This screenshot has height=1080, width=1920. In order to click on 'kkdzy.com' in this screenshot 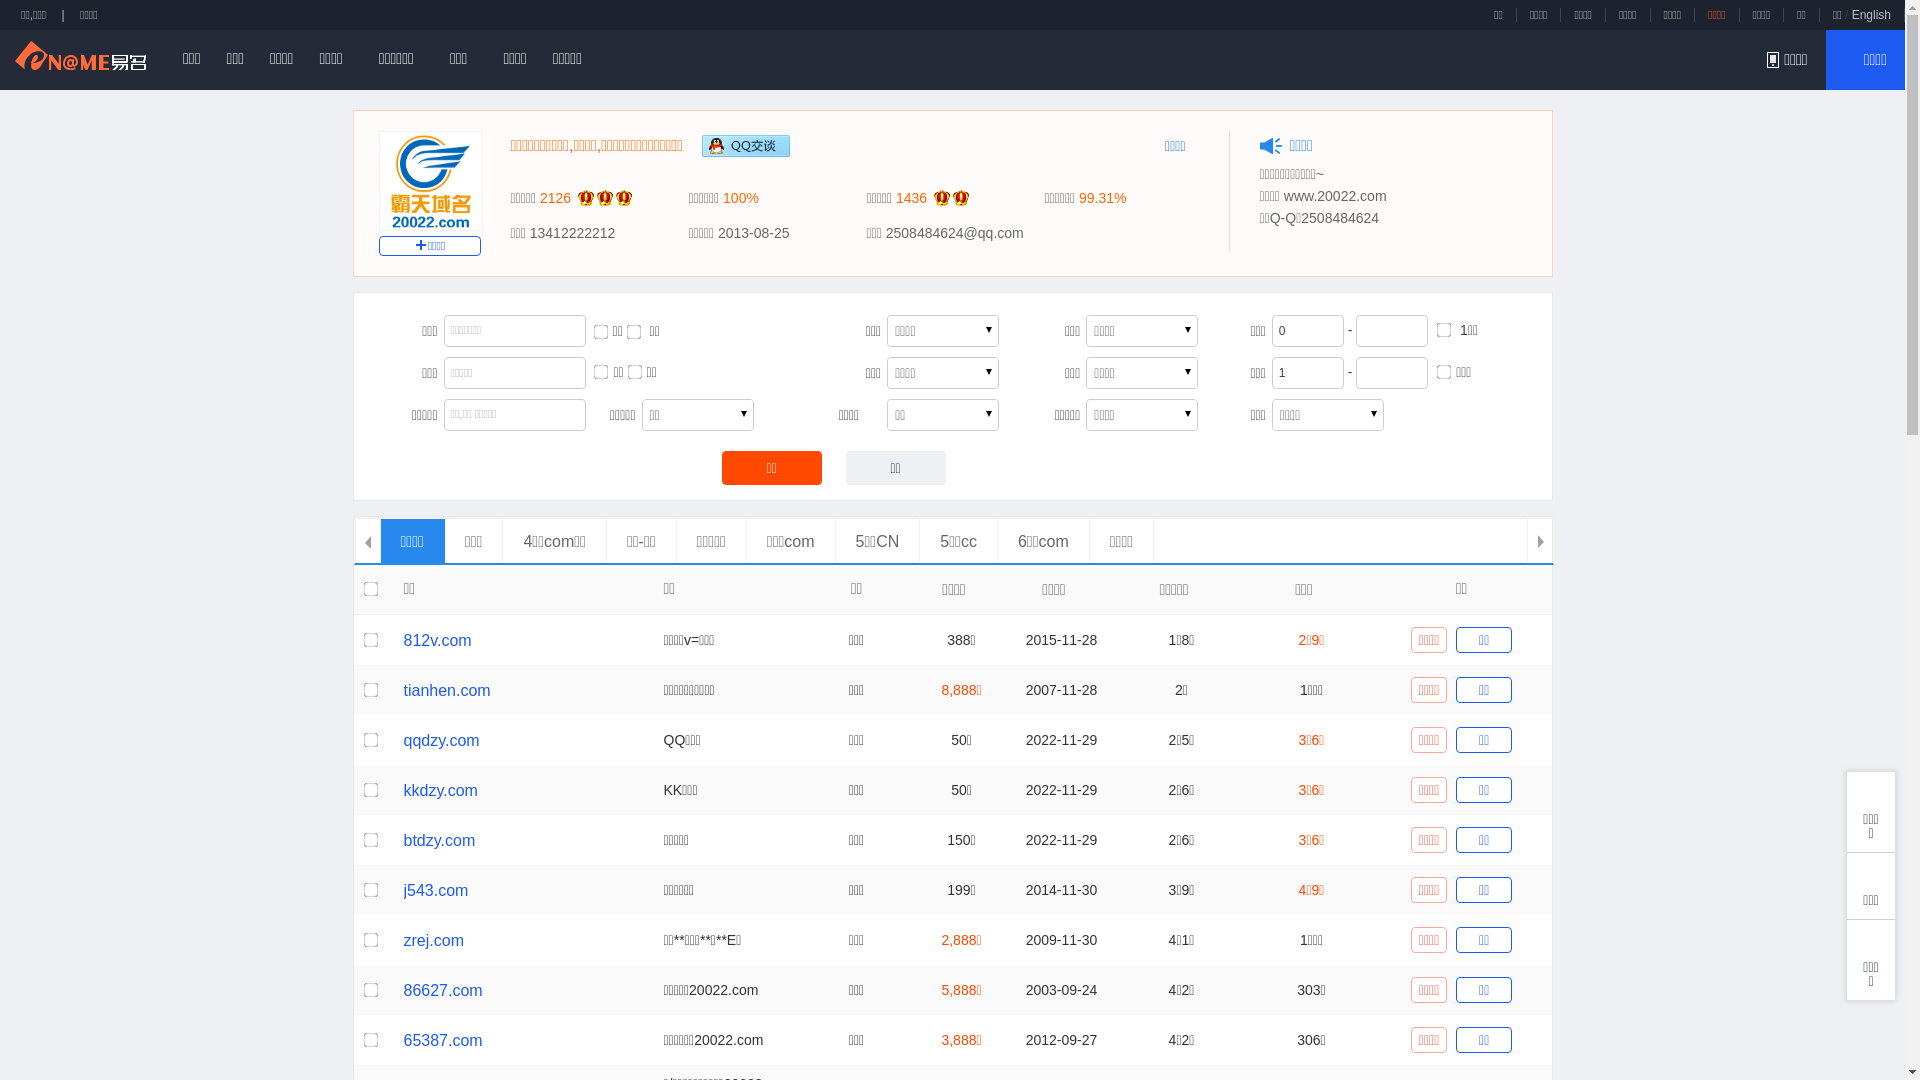, I will do `click(440, 789)`.